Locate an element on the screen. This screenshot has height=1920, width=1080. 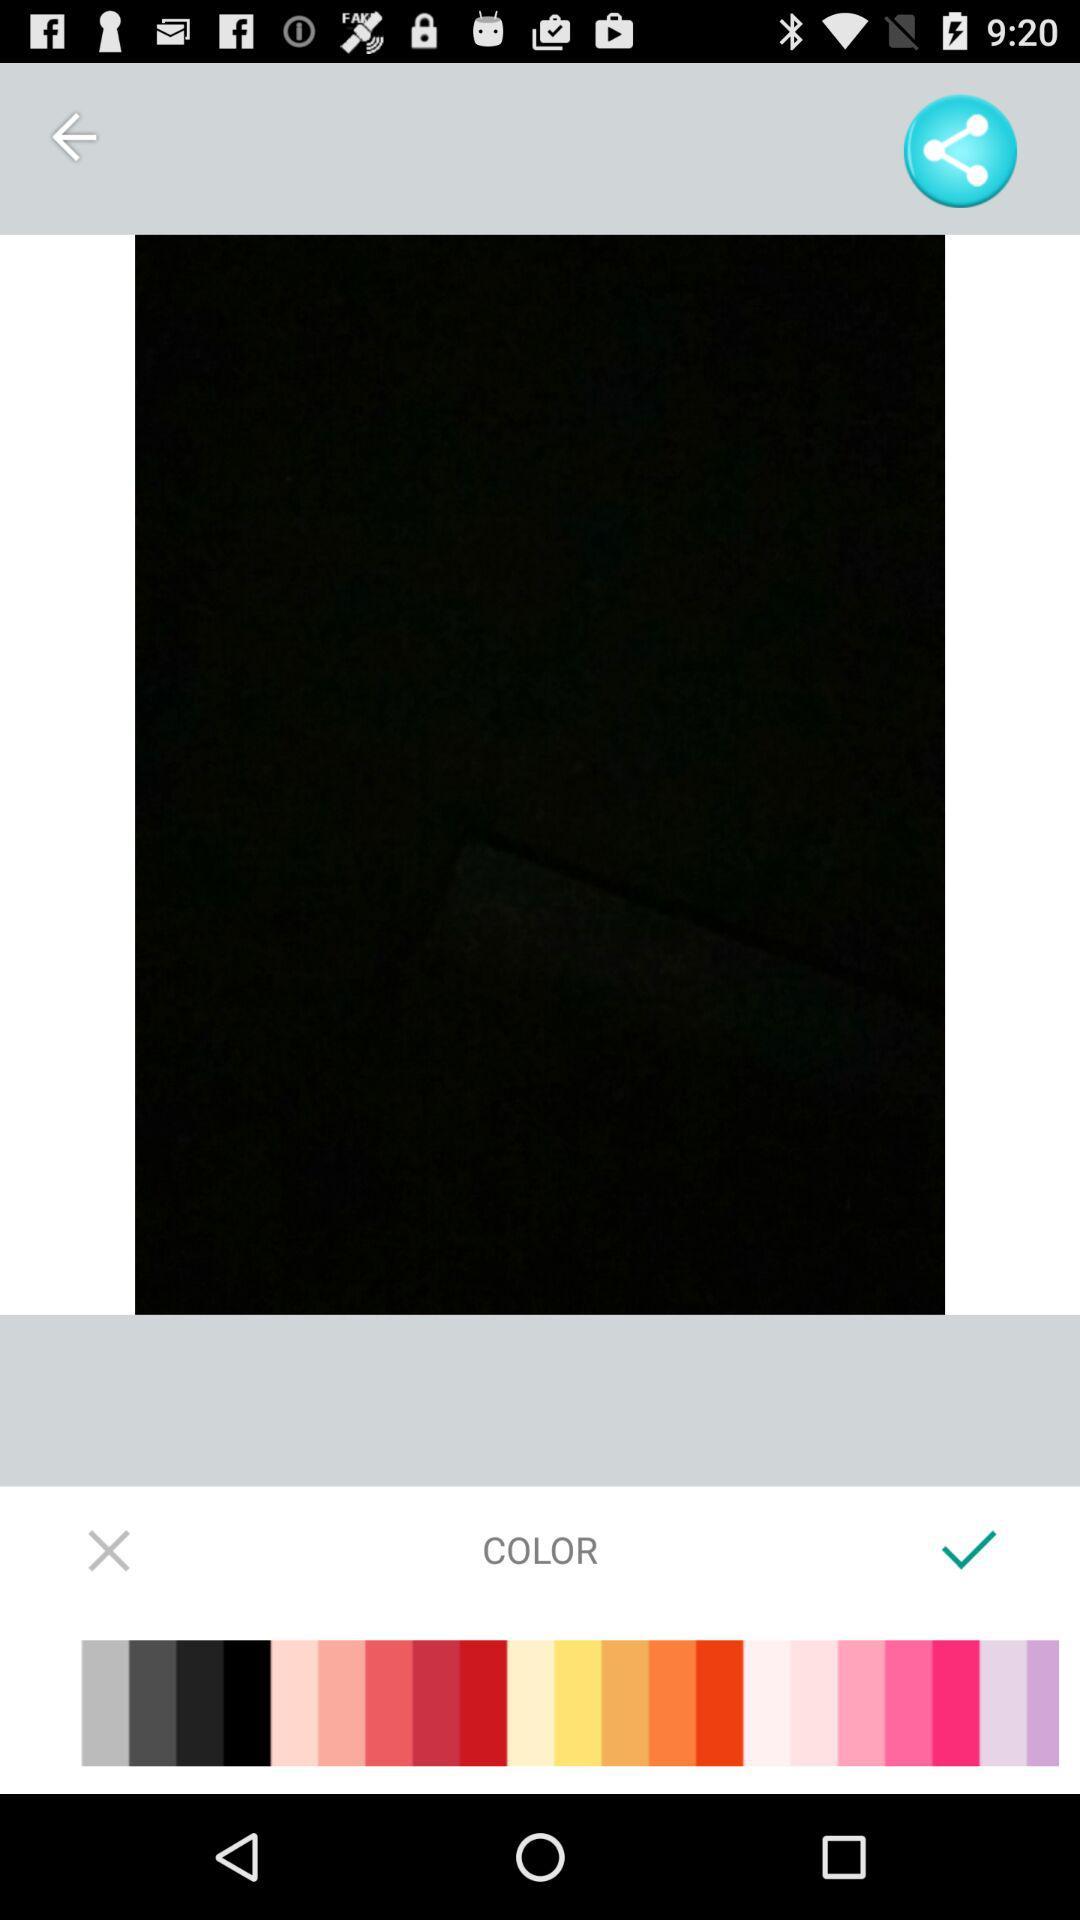
the icon to the left of color icon is located at coordinates (110, 1548).